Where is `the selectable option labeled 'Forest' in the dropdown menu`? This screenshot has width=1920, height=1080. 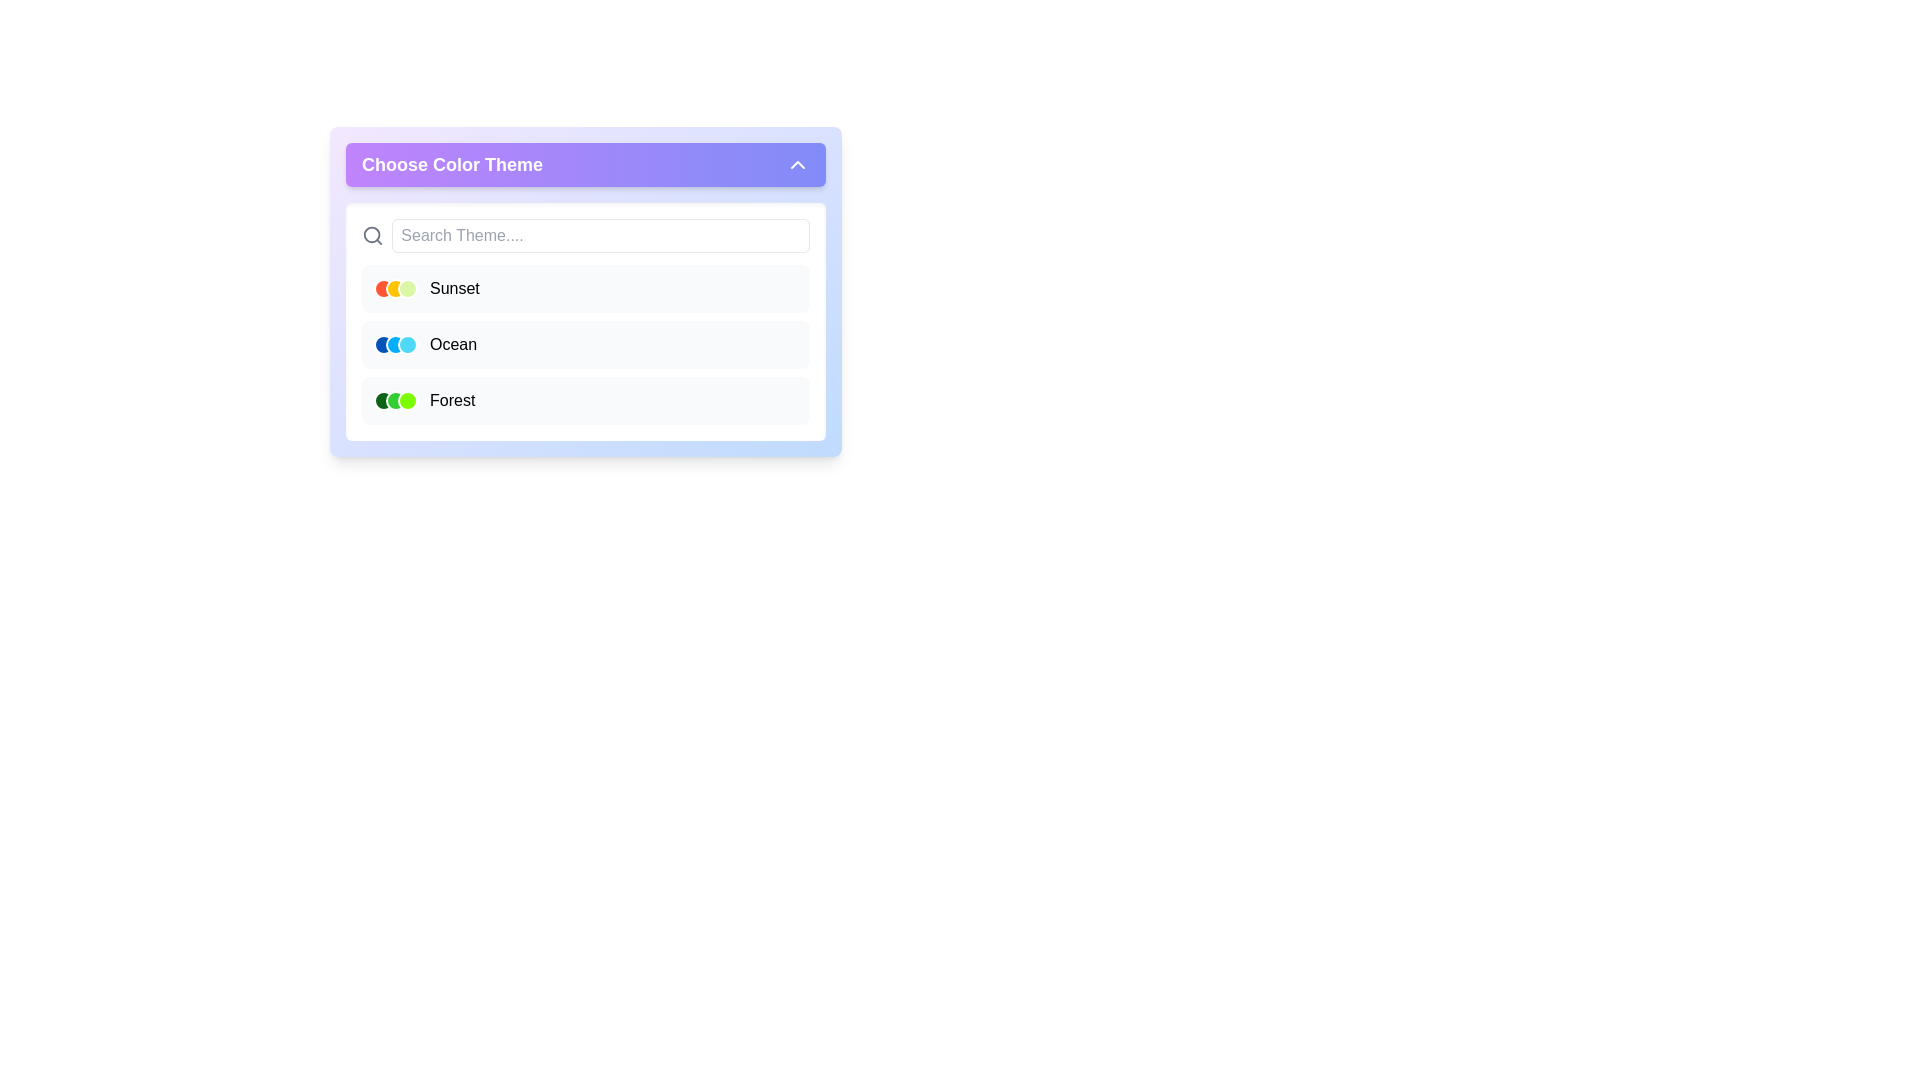 the selectable option labeled 'Forest' in the dropdown menu is located at coordinates (584, 401).